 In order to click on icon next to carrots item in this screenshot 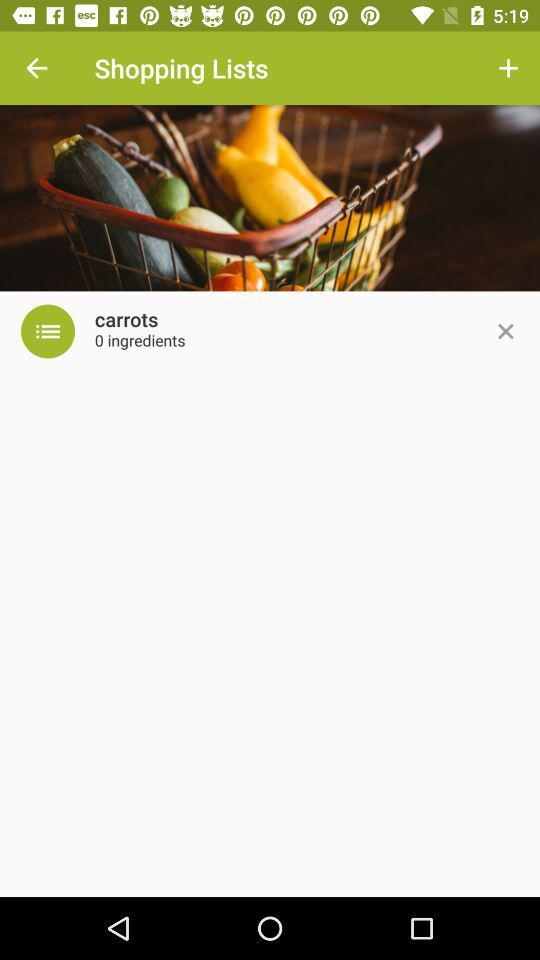, I will do `click(48, 331)`.